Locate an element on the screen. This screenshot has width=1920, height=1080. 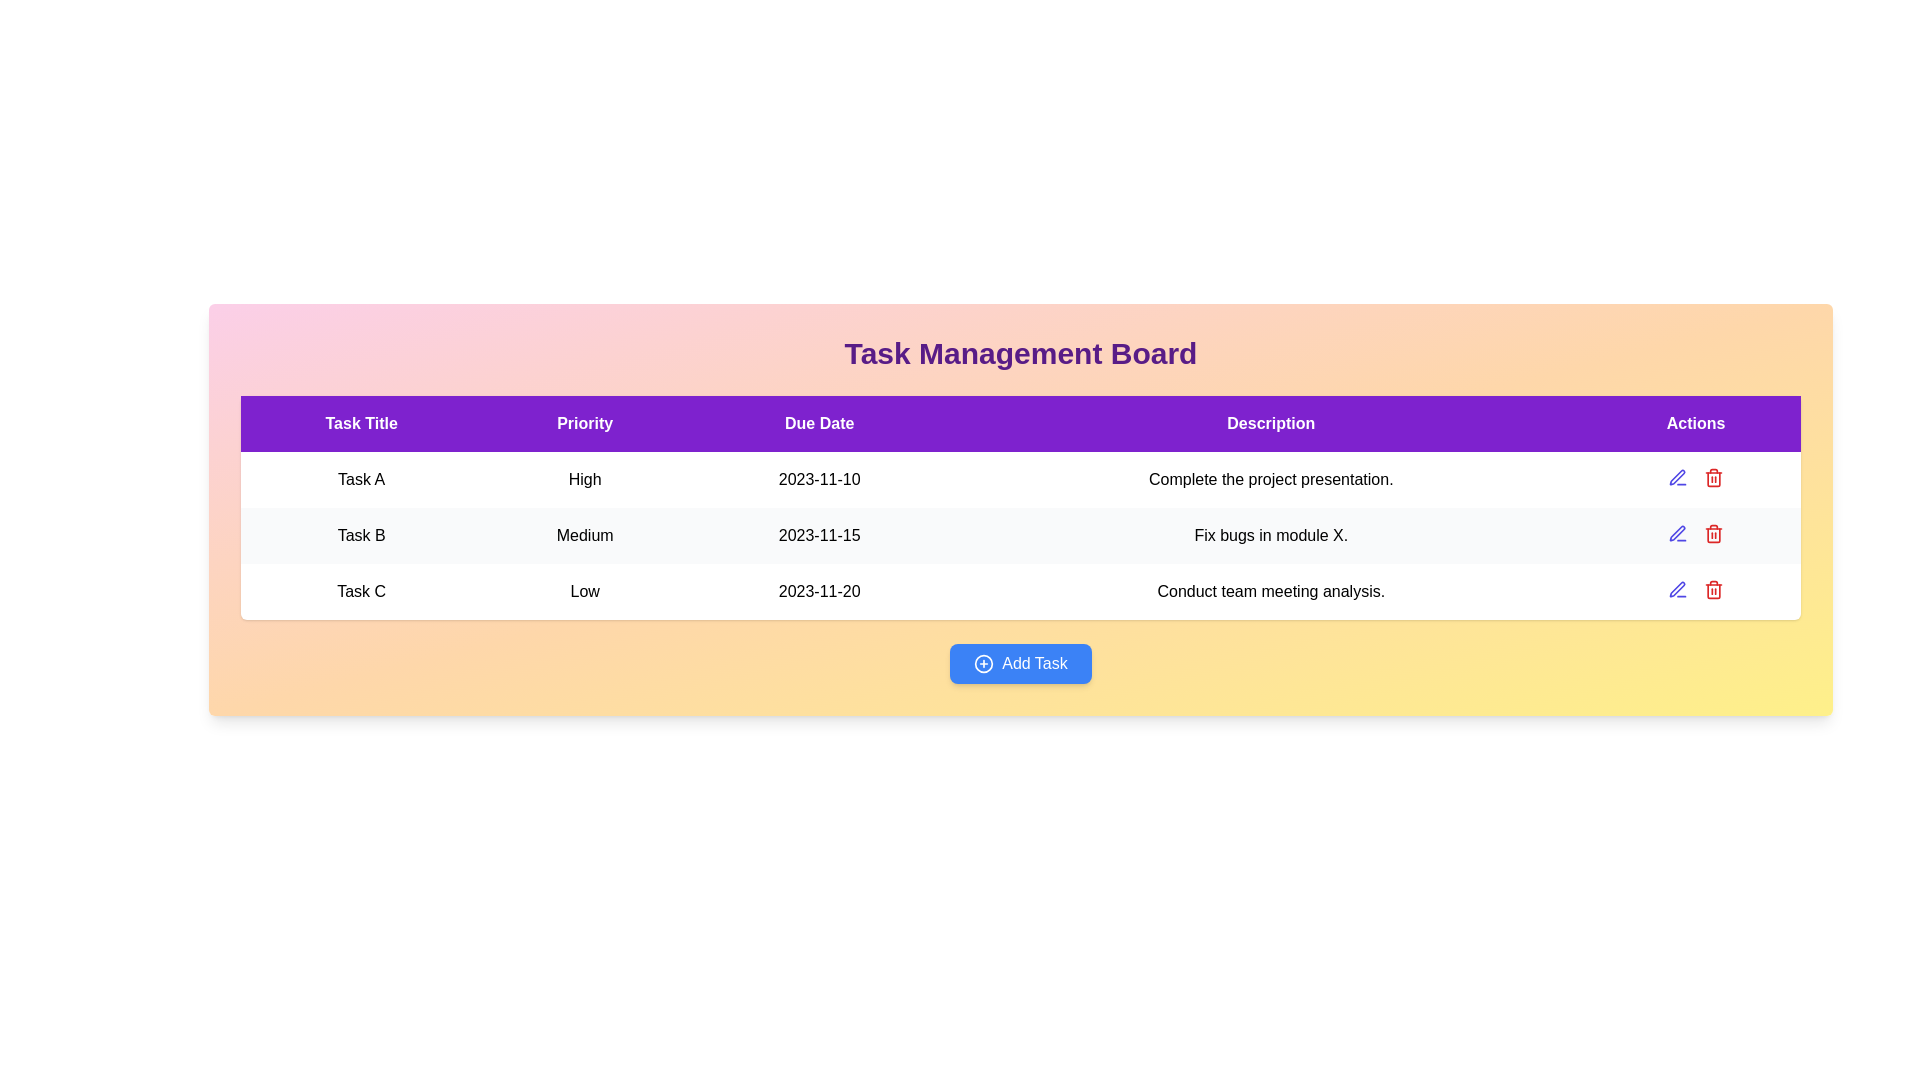
the 'High' priority Text Label in the task management board, which is located in the second column of the first row under the 'Priority' header is located at coordinates (584, 479).